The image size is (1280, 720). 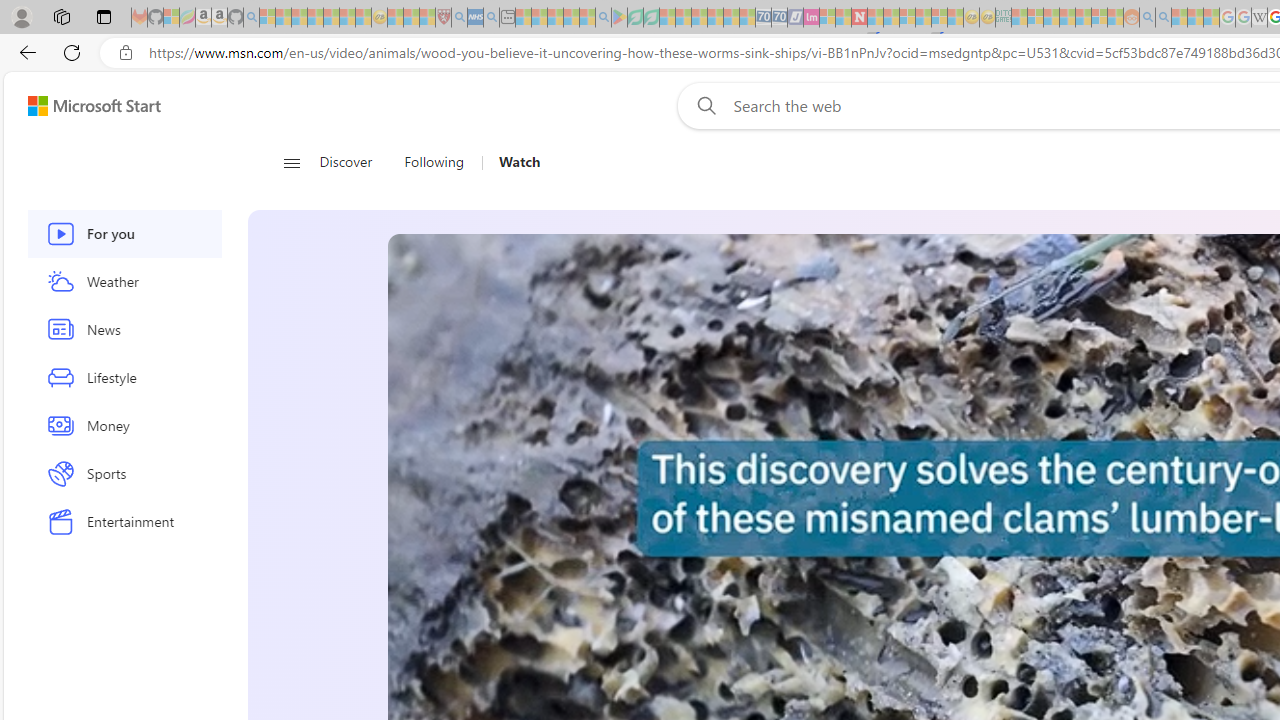 I want to click on 'New Report Confirms 2023 Was Record Hot | Watch - Sleeping', so click(x=331, y=17).